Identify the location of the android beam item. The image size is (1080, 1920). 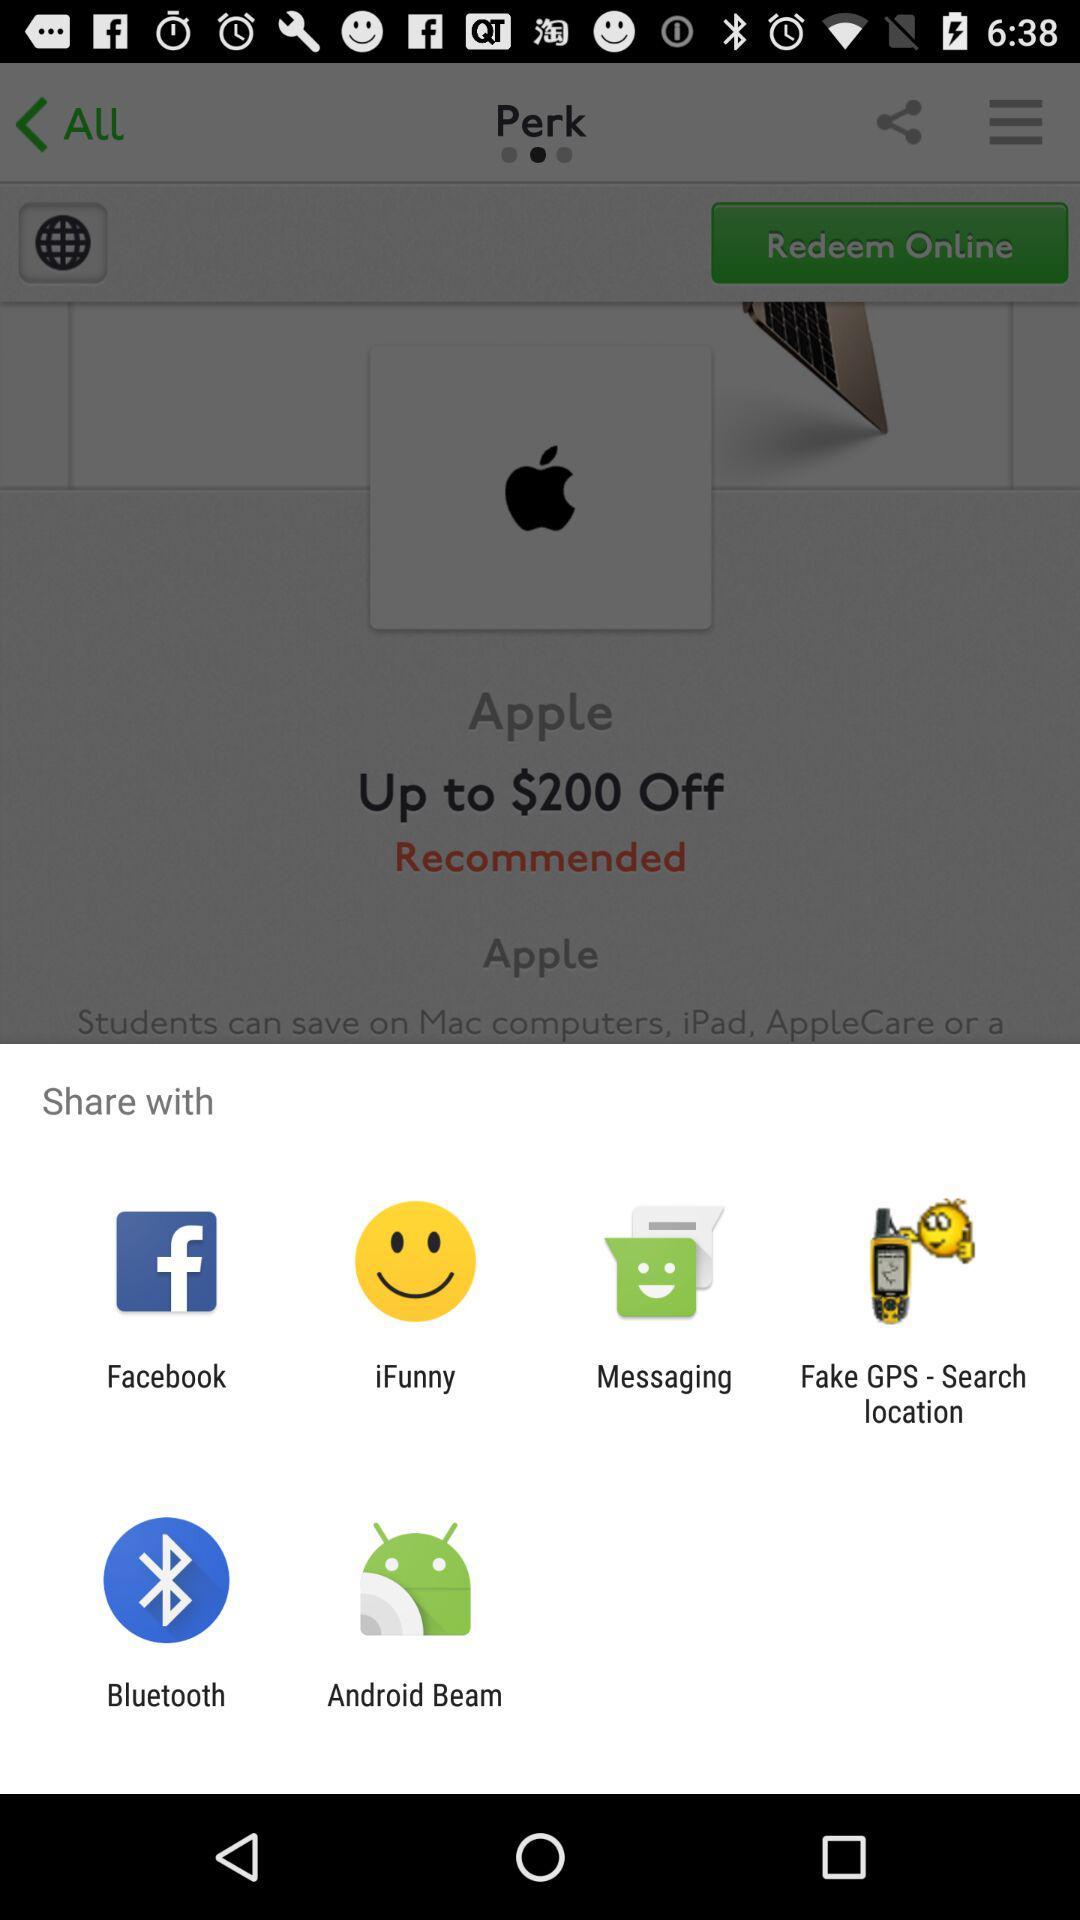
(414, 1711).